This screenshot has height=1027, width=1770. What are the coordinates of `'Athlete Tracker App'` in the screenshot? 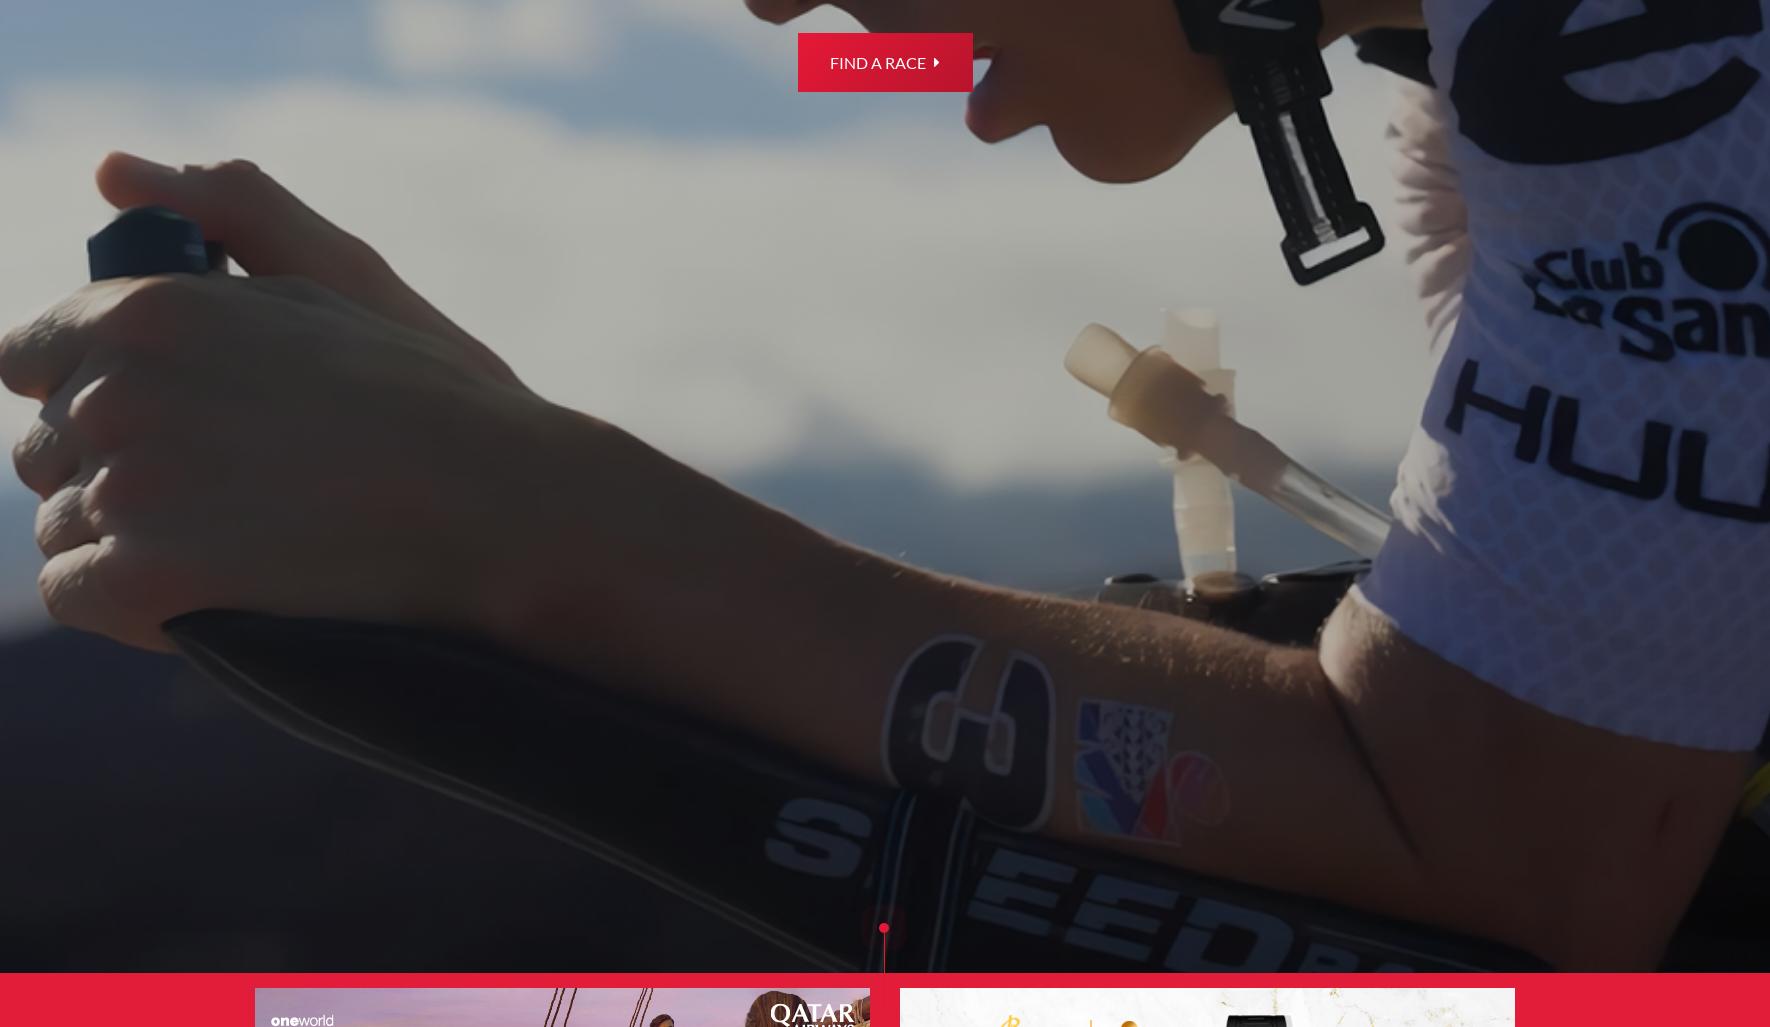 It's located at (1007, 498).